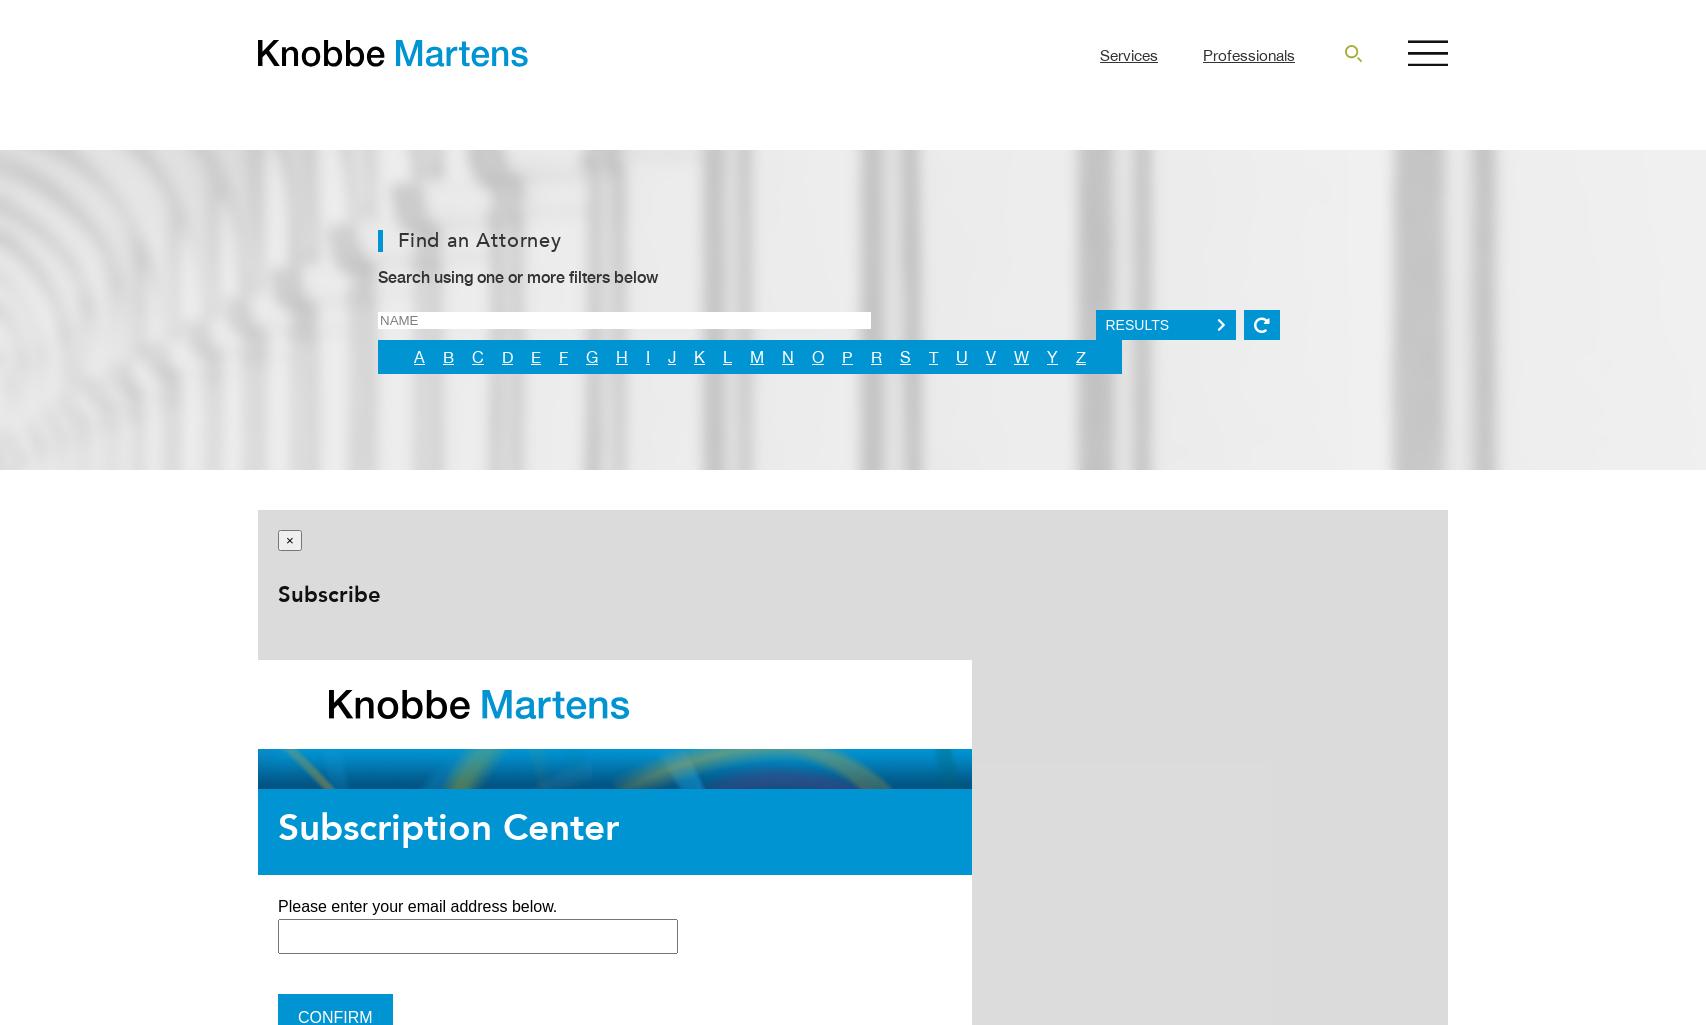  I want to click on 'Z', so click(1075, 356).